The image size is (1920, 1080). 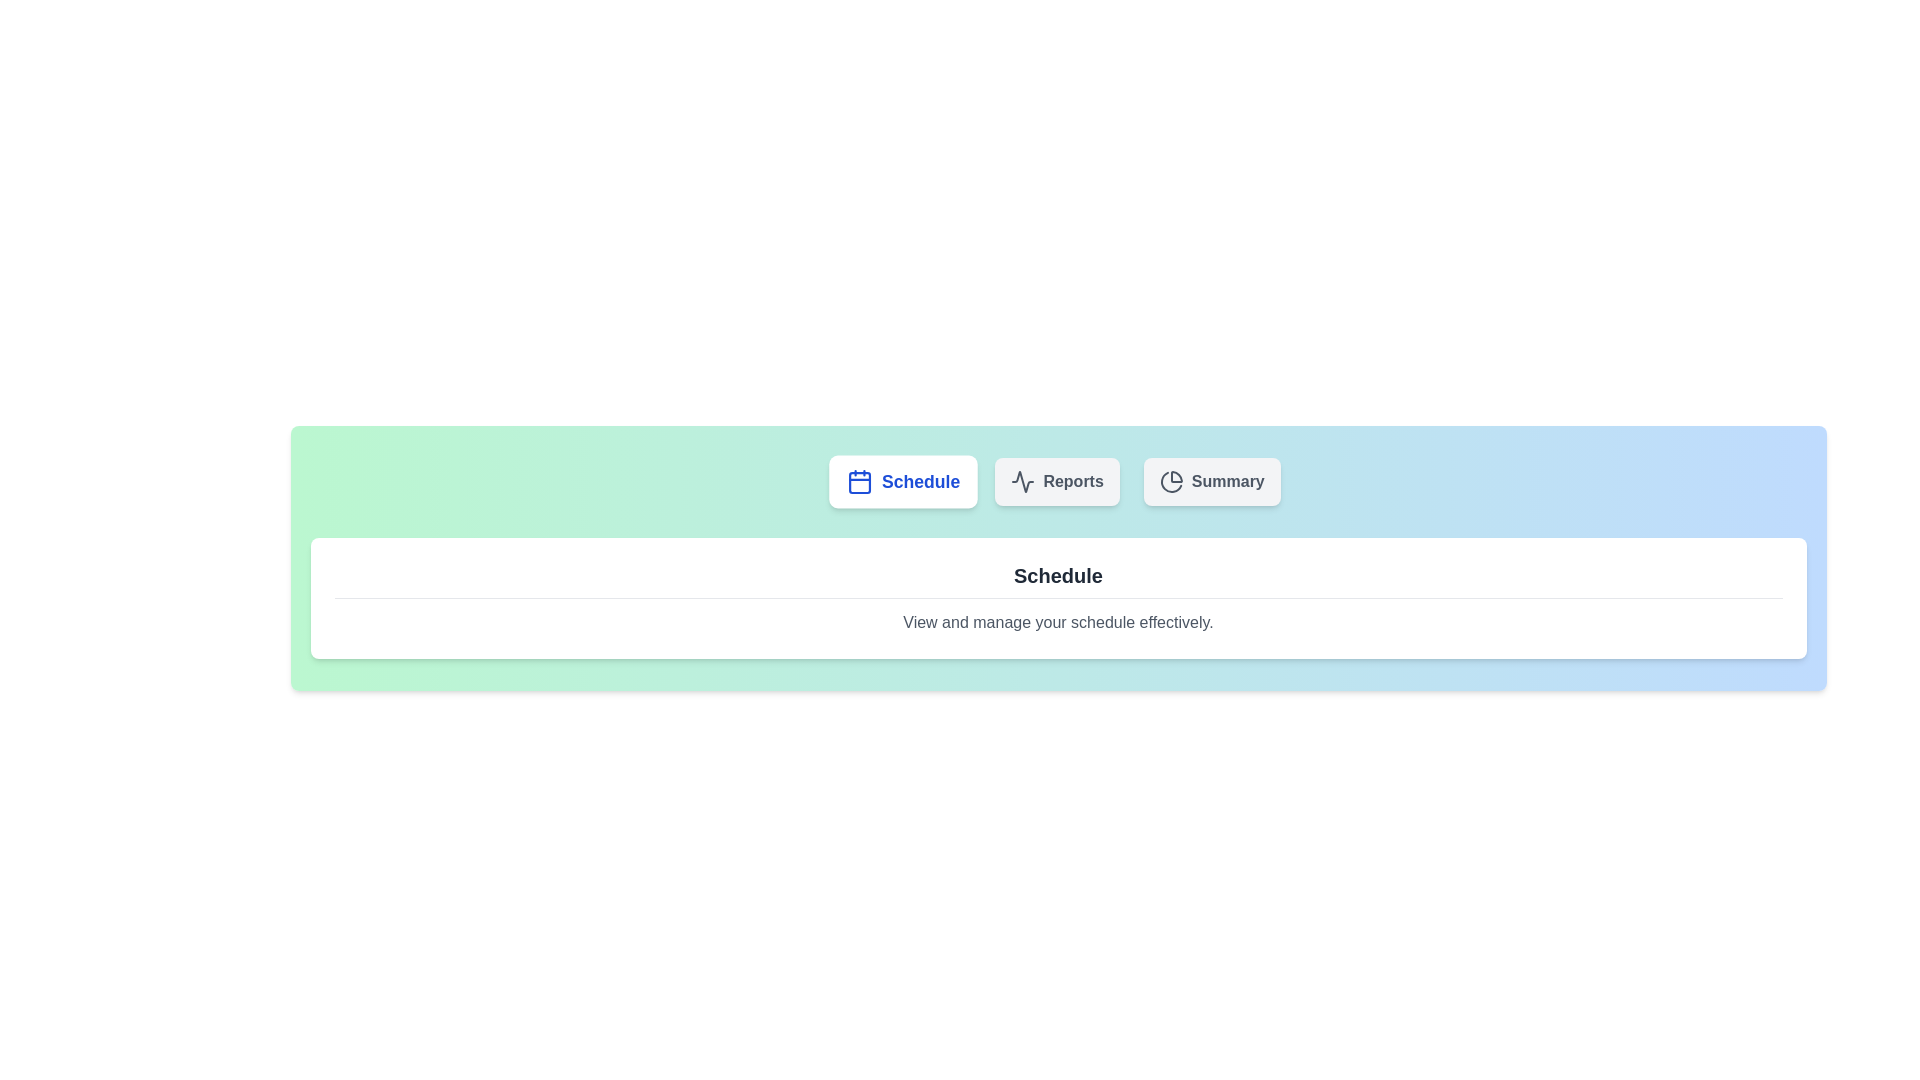 I want to click on the tab labeled Schedule to switch views, so click(x=902, y=482).